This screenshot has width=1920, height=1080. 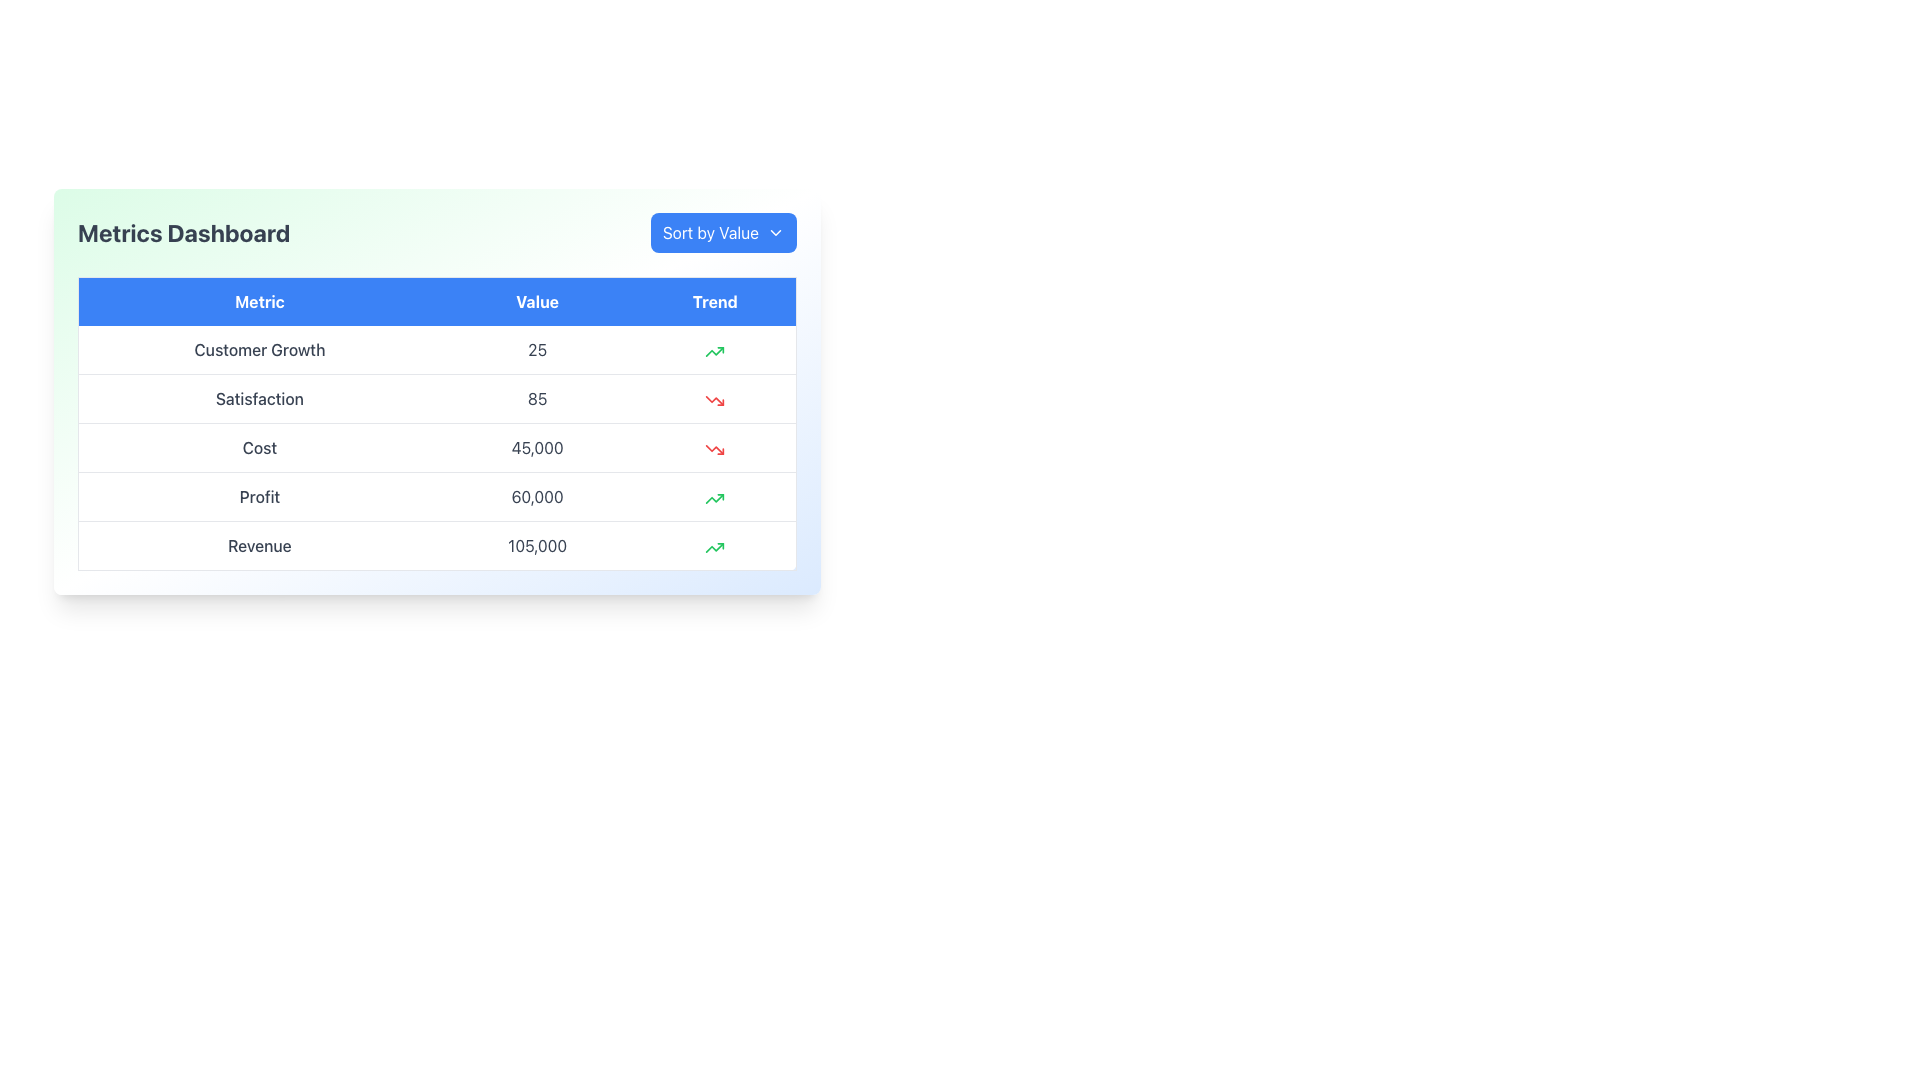 I want to click on the text label displaying '60,000' in the 'Value' column of the 'Profit' row in the dashboard table, so click(x=537, y=496).